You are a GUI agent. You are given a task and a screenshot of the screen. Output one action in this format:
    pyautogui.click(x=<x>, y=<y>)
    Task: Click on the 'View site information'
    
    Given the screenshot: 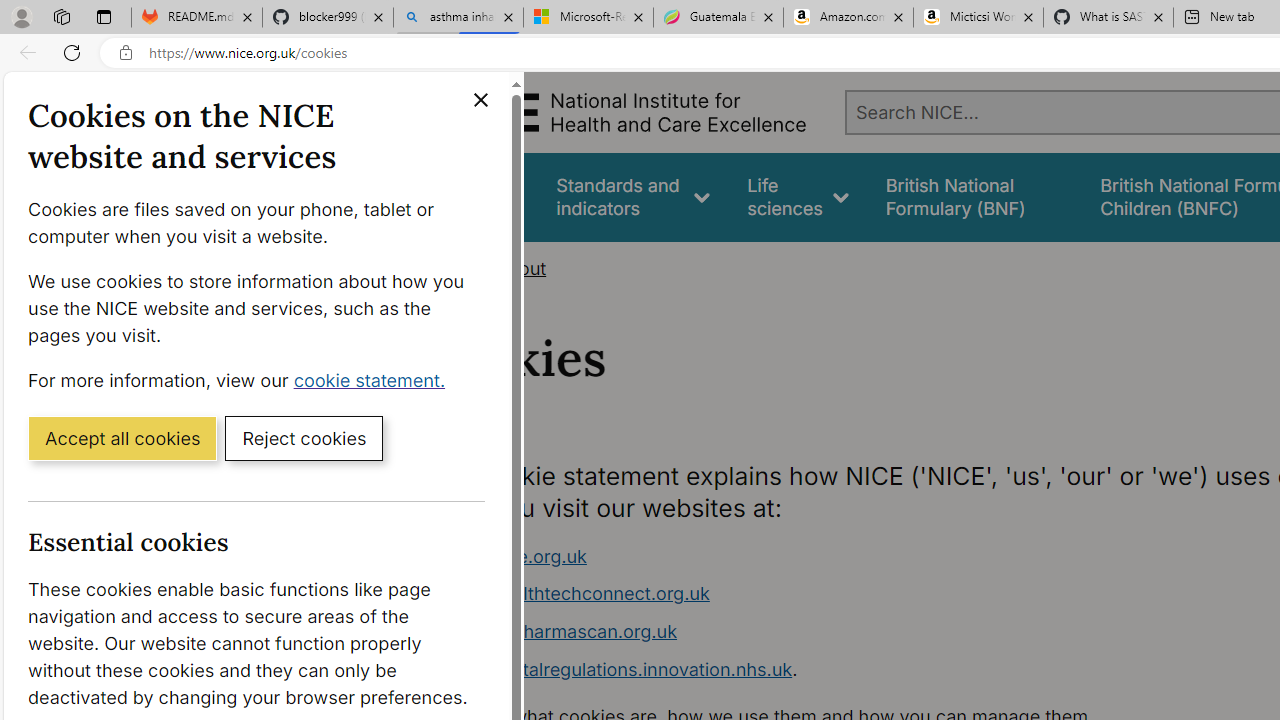 What is the action you would take?
    pyautogui.click(x=125, y=52)
    